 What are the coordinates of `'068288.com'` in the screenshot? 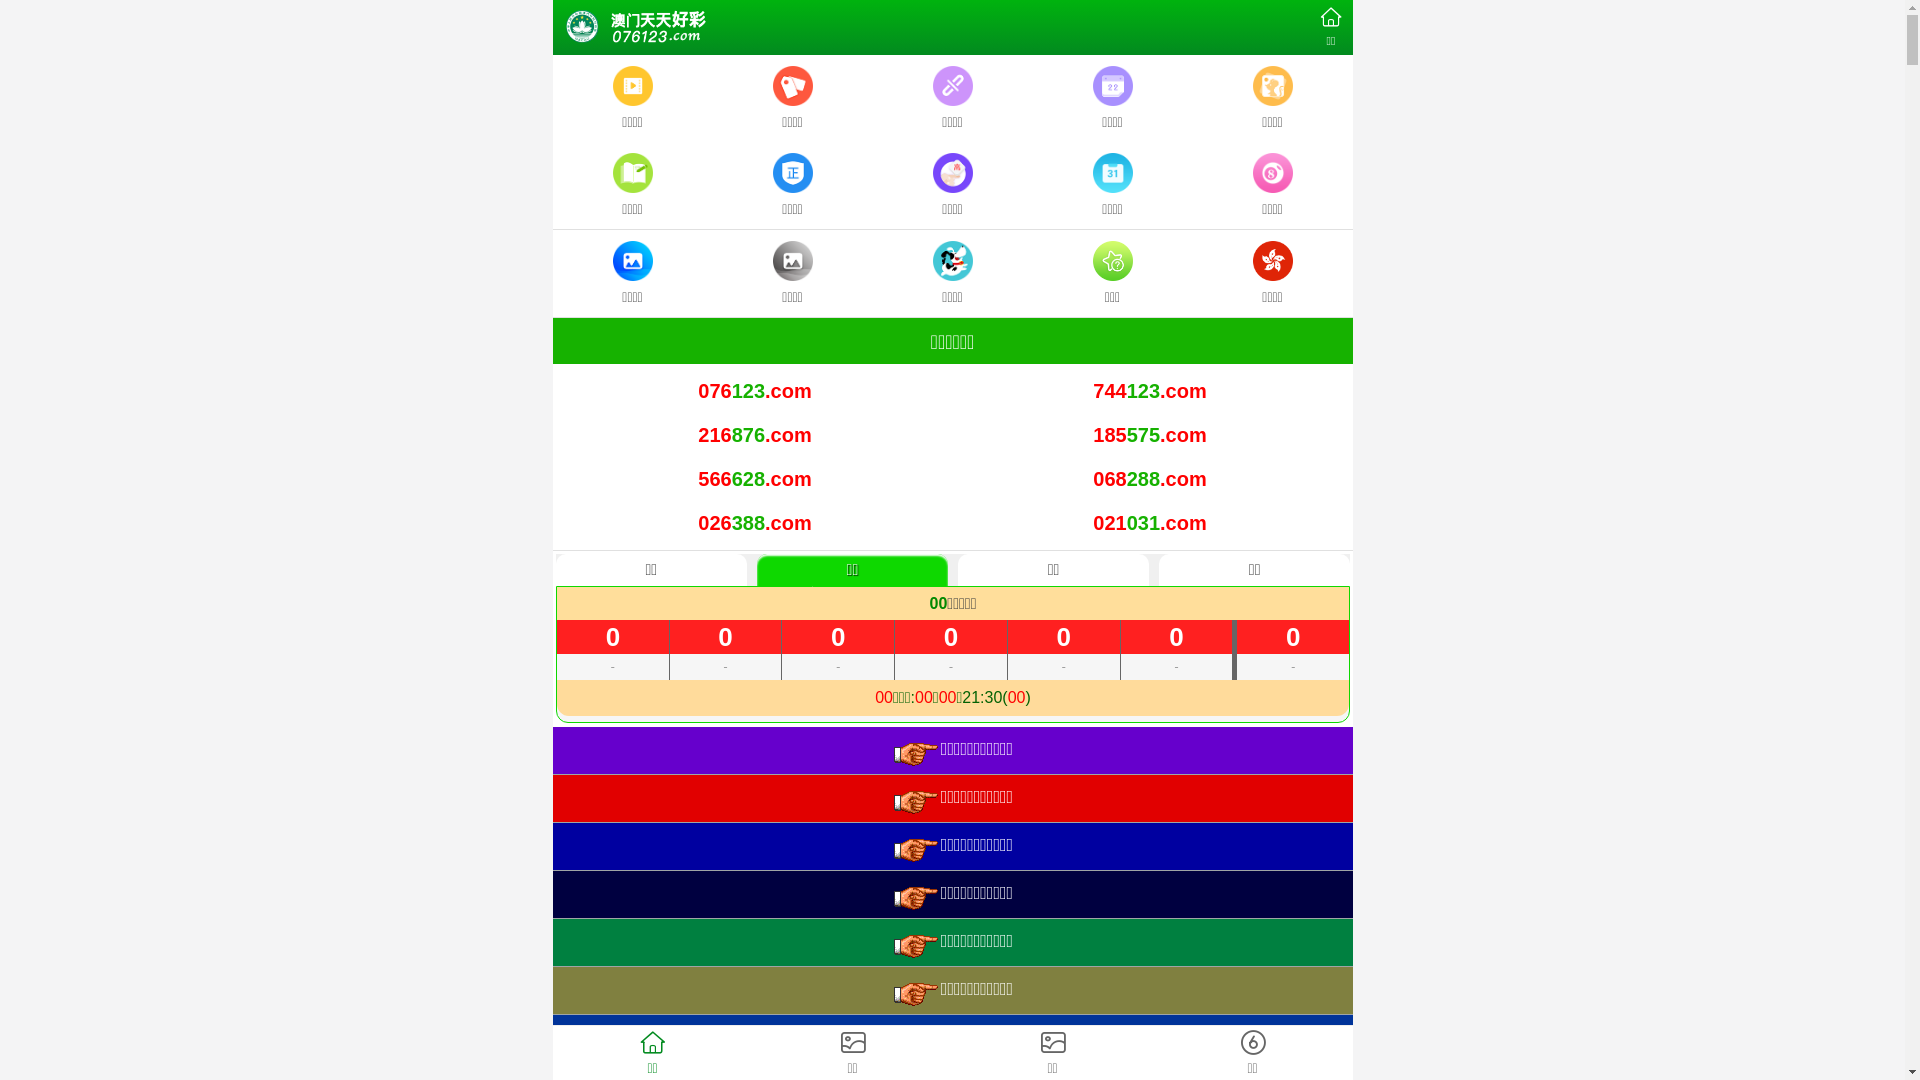 It's located at (1149, 479).